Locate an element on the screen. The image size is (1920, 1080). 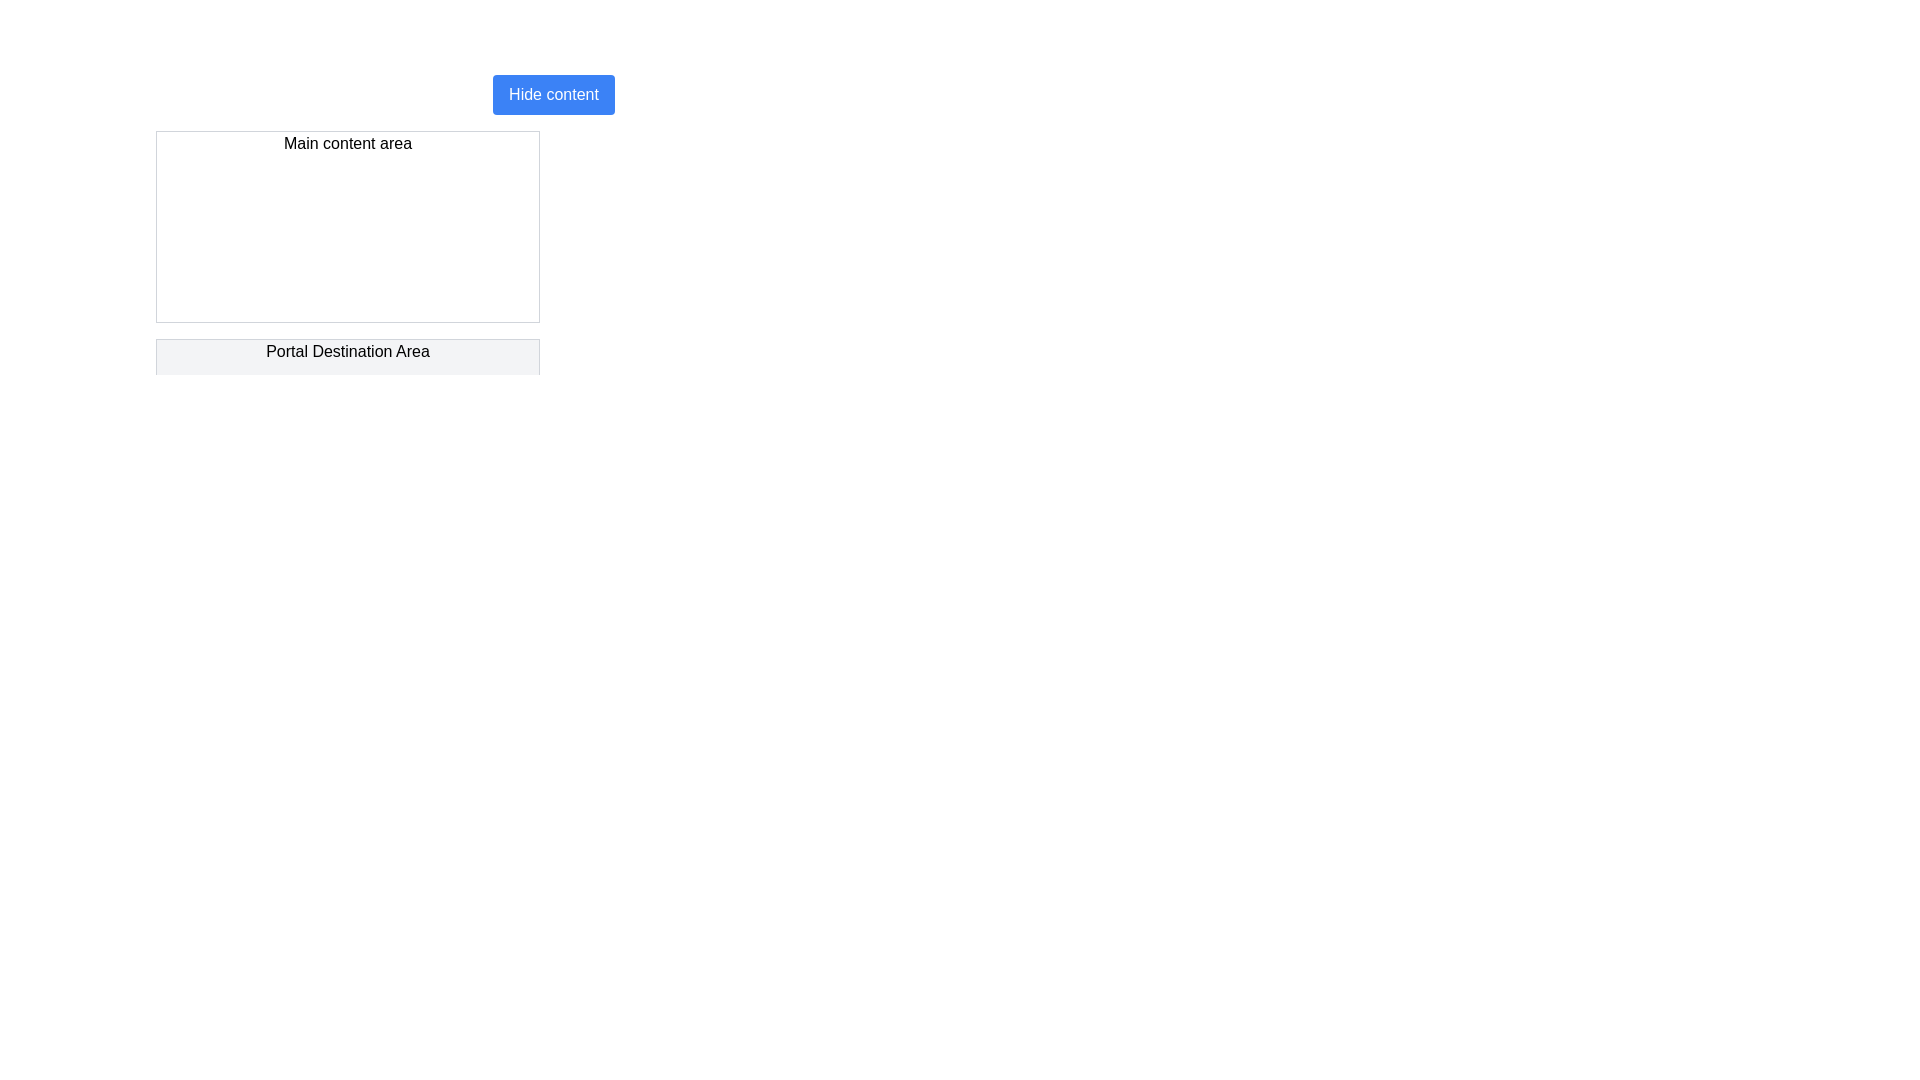
the rectangular button labeled 'Hide content' with a blue background is located at coordinates (553, 95).